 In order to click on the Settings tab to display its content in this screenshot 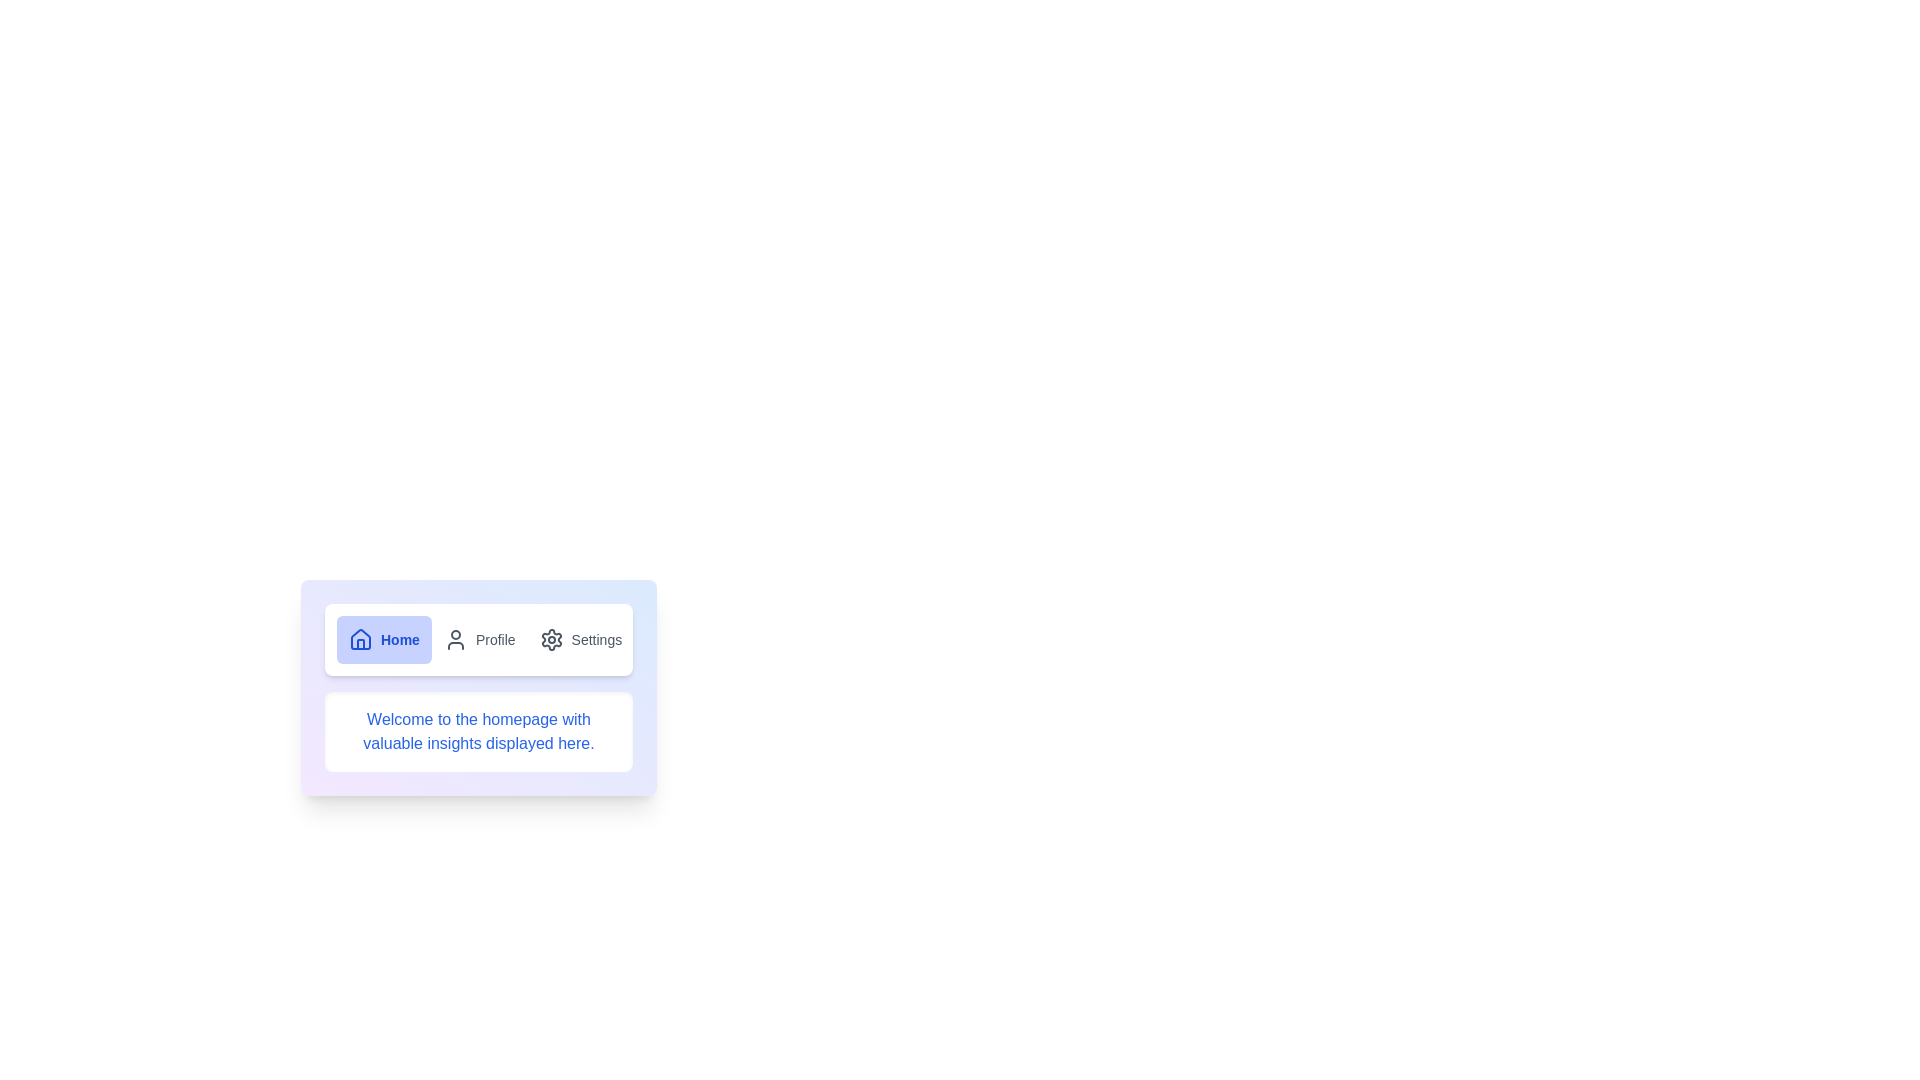, I will do `click(579, 640)`.